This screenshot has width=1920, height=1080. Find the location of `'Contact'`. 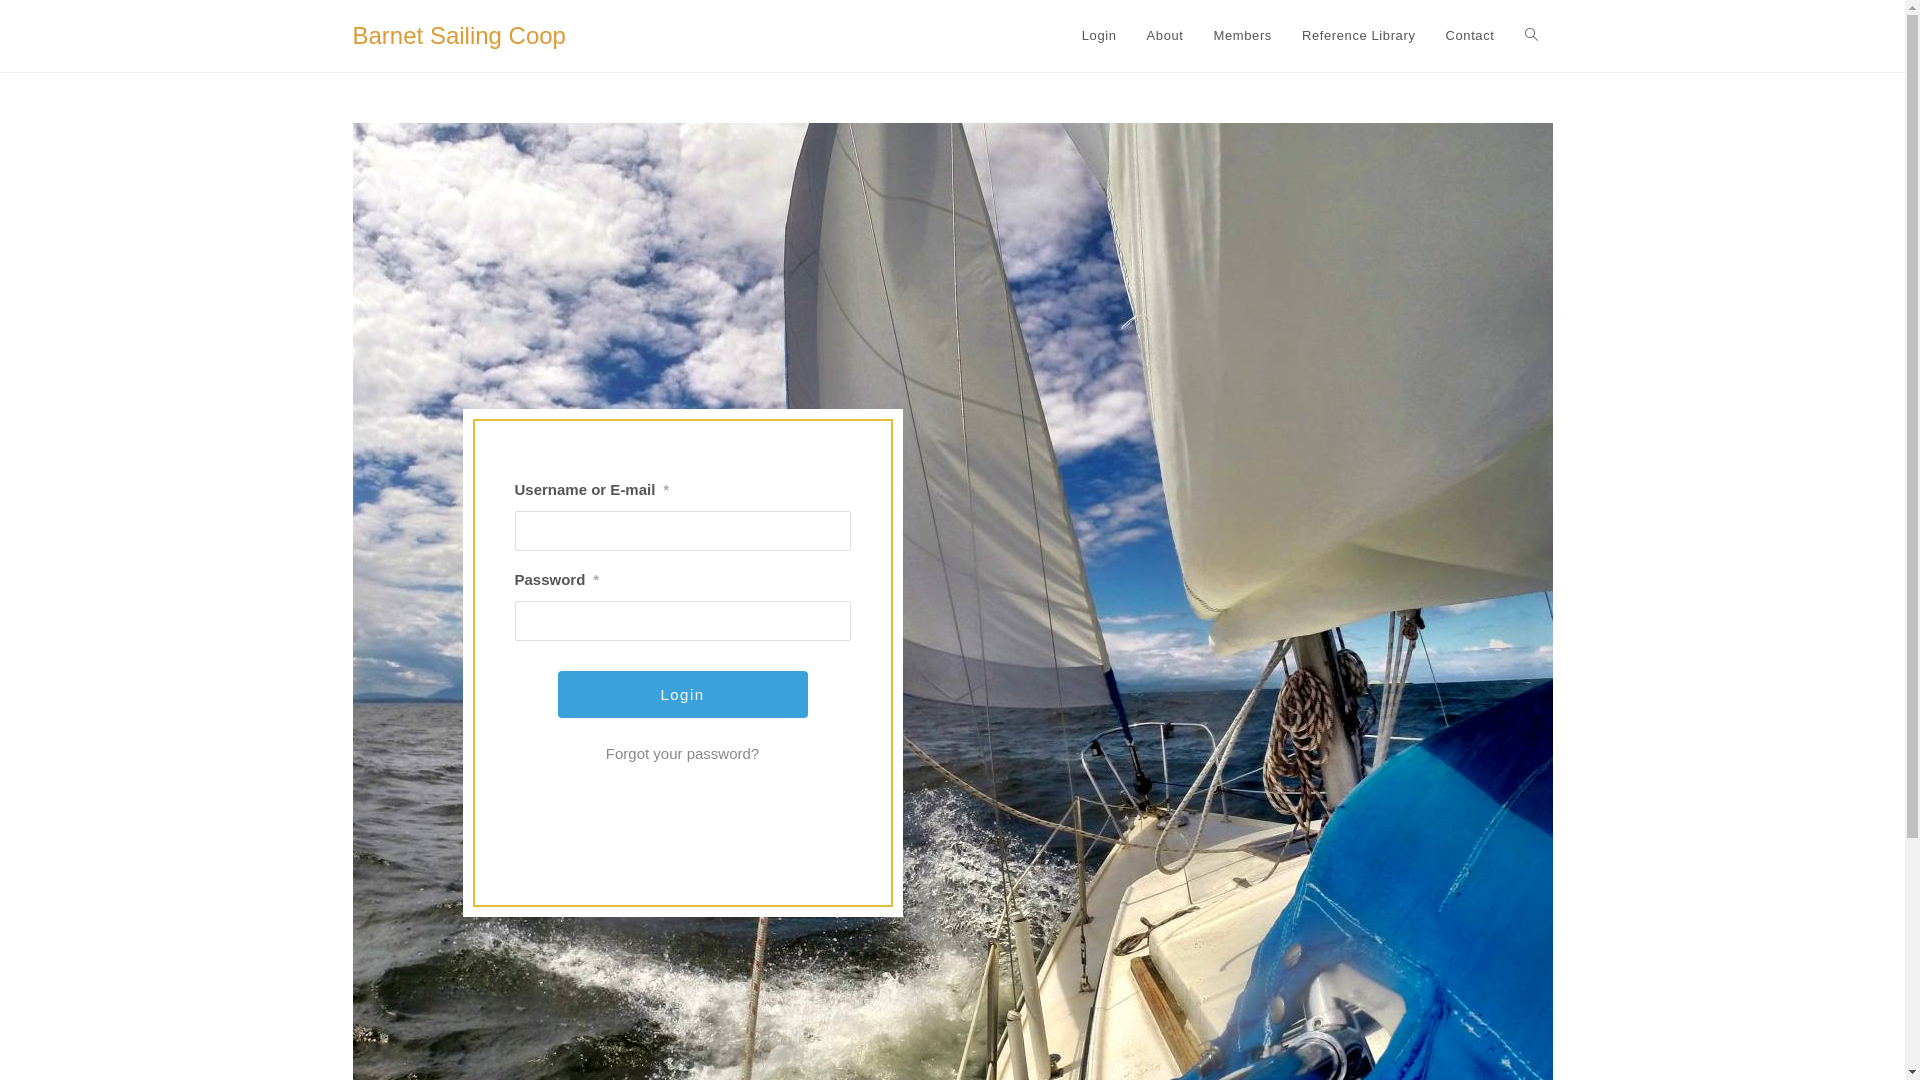

'Contact' is located at coordinates (1429, 35).